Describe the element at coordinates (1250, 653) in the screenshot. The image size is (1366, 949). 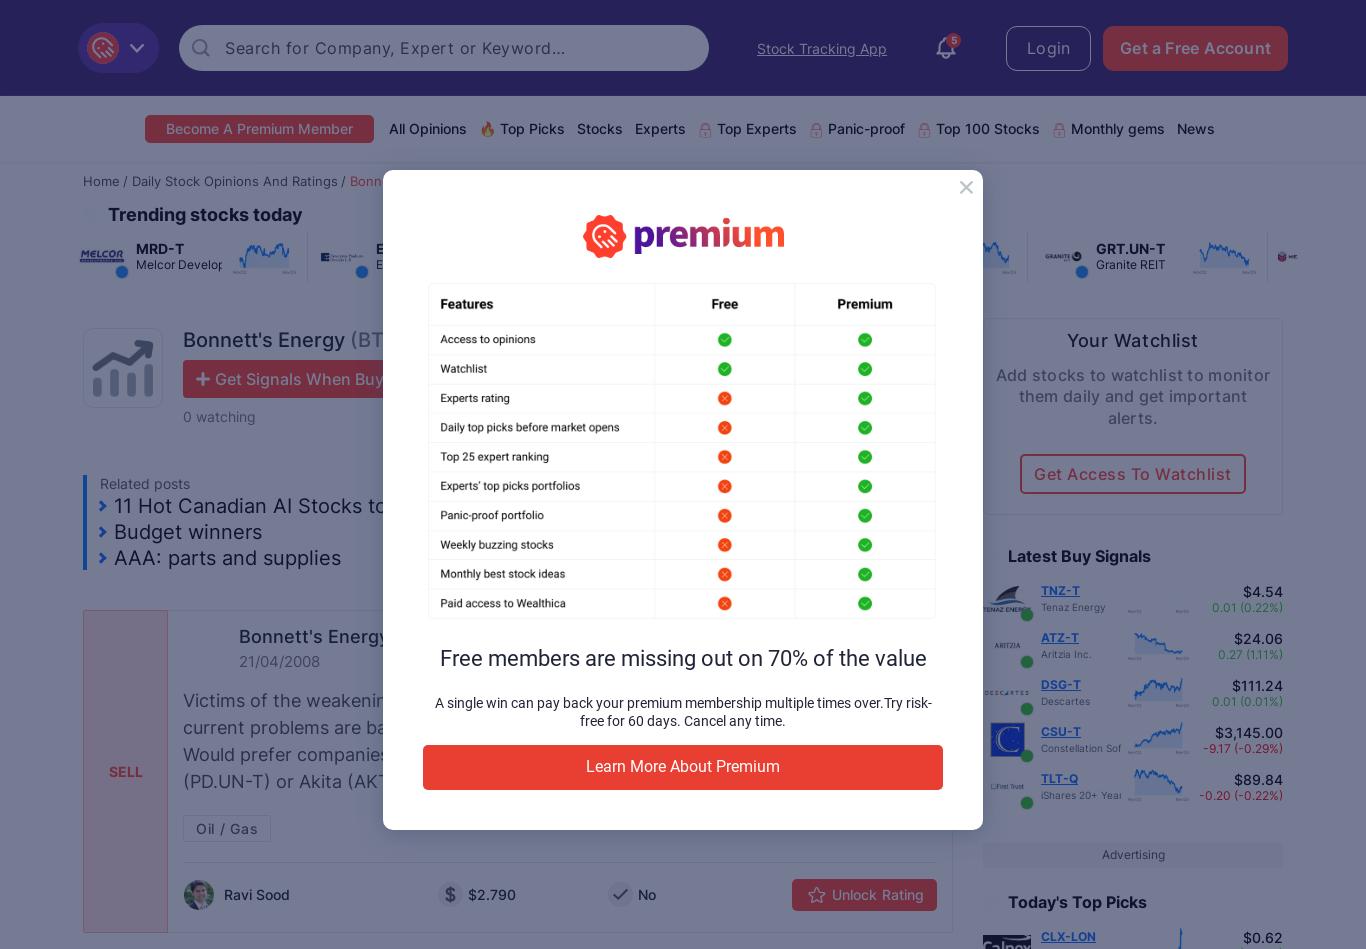
I see `'0.27
      (1.11%)'` at that location.